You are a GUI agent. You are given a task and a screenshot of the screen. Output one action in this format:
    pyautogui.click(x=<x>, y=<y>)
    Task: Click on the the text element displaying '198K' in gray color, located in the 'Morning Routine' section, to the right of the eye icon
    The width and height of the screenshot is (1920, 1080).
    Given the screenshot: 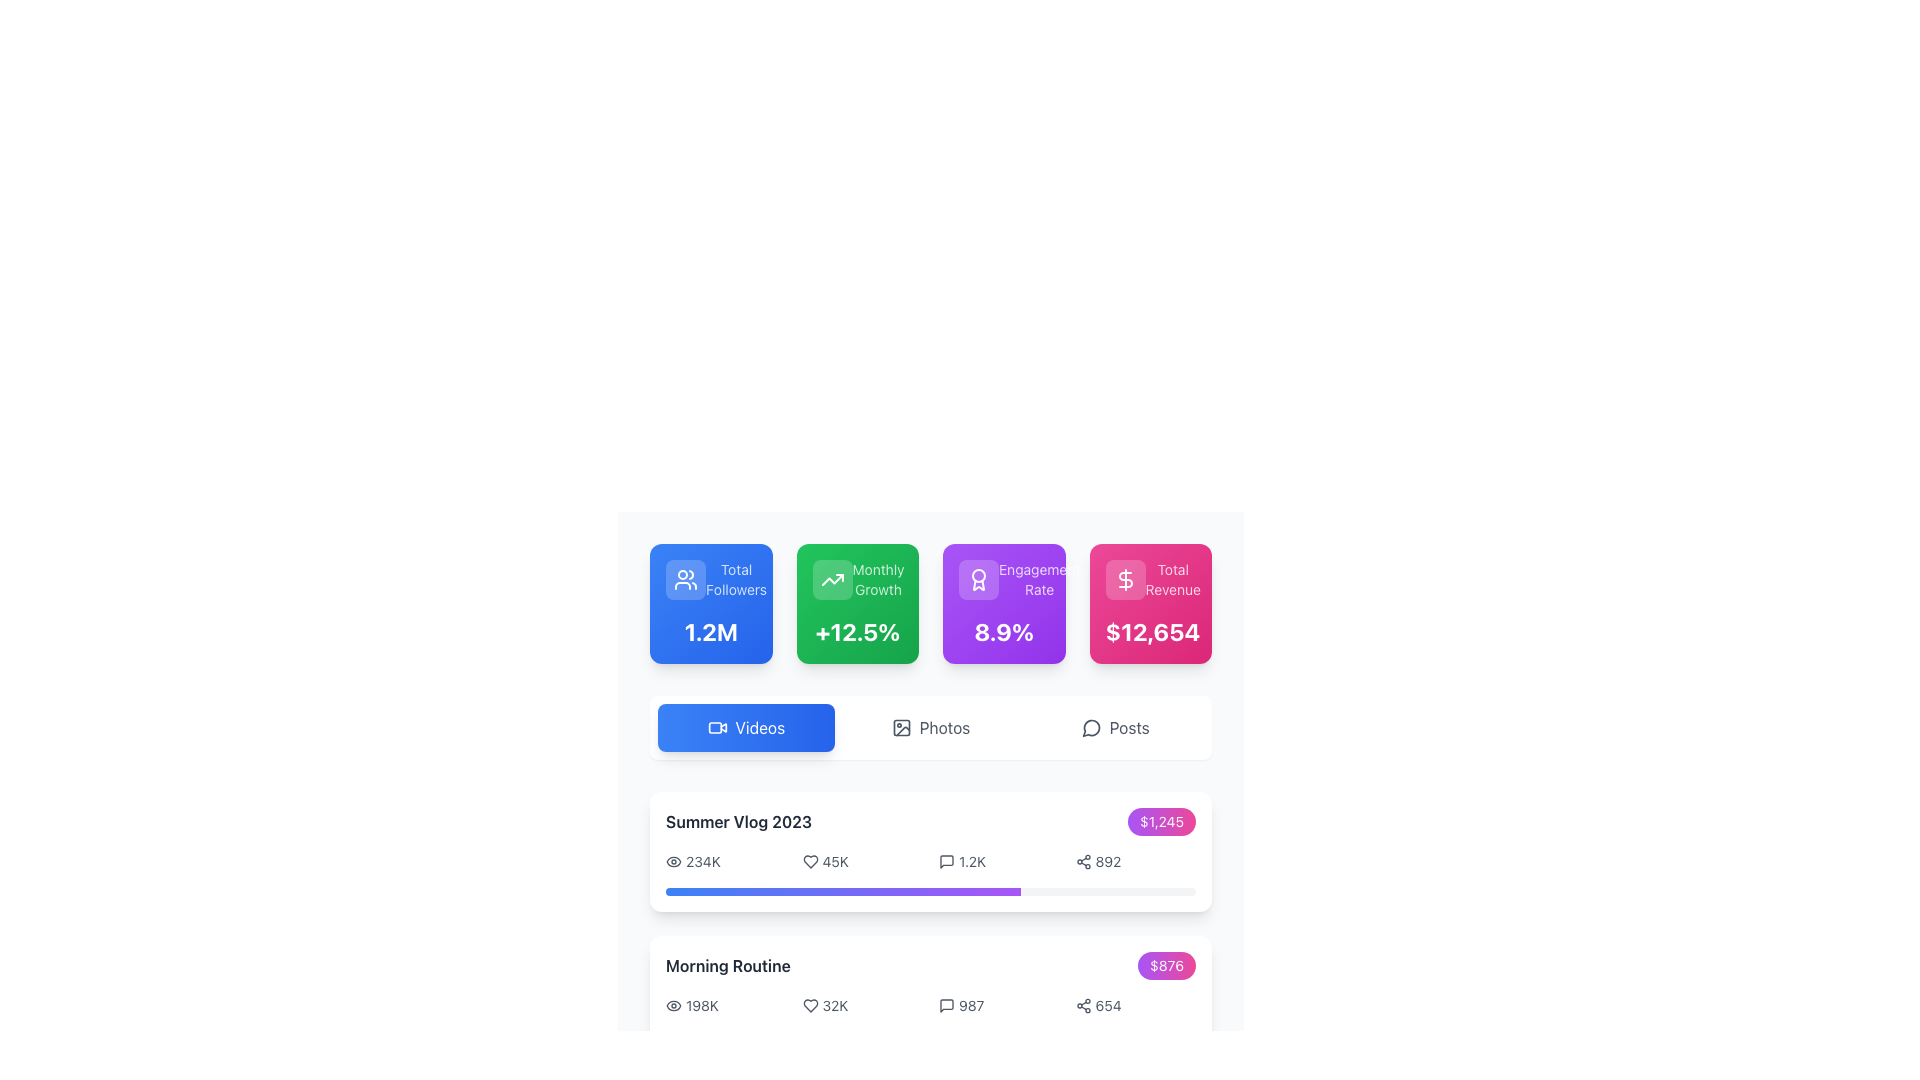 What is the action you would take?
    pyautogui.click(x=702, y=1006)
    